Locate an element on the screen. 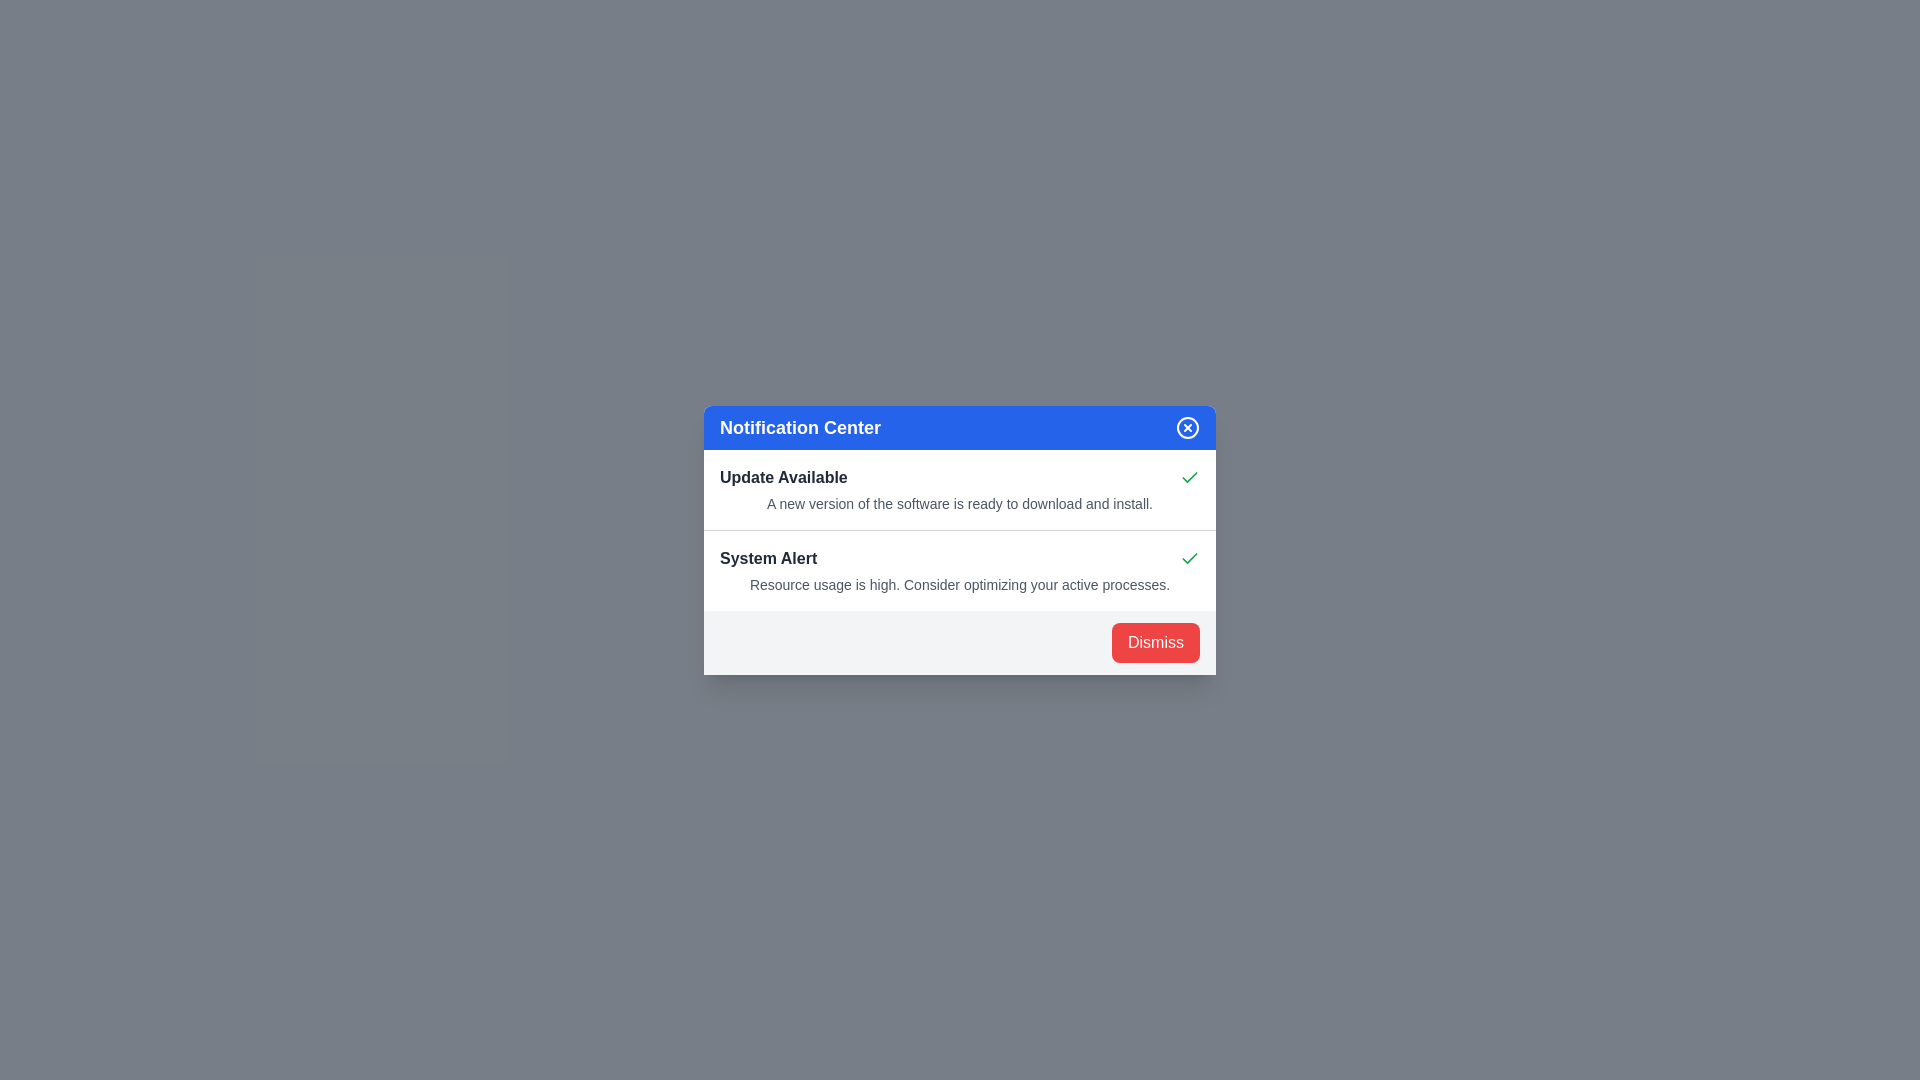  the 'Dismiss' button to close the notification dialog is located at coordinates (1156, 642).